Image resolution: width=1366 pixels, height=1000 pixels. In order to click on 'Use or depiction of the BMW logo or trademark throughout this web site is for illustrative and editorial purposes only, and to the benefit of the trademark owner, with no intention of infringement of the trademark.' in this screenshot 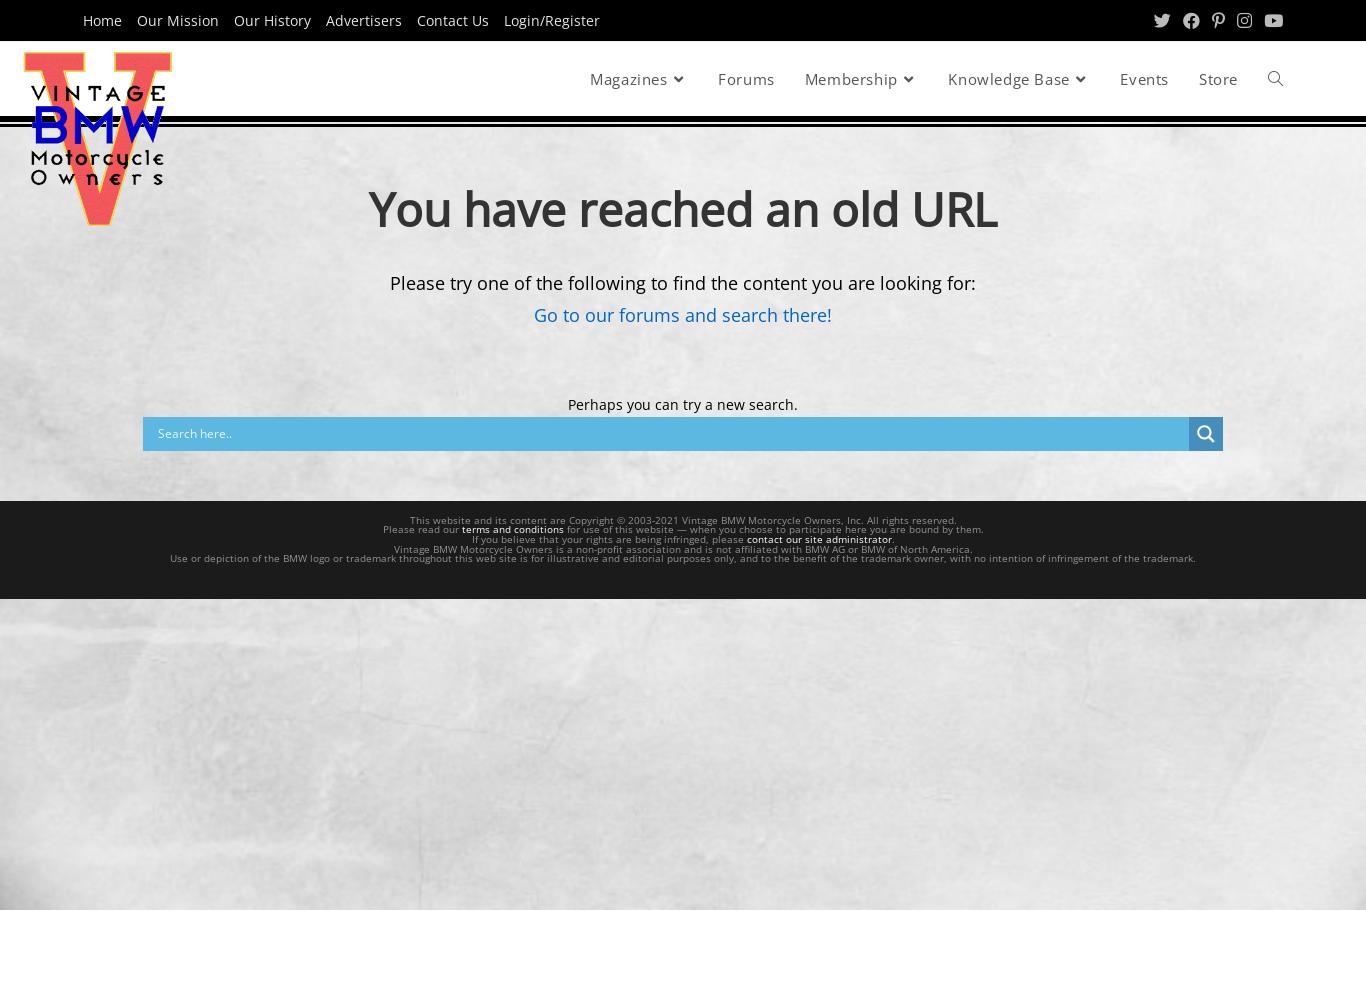, I will do `click(683, 558)`.